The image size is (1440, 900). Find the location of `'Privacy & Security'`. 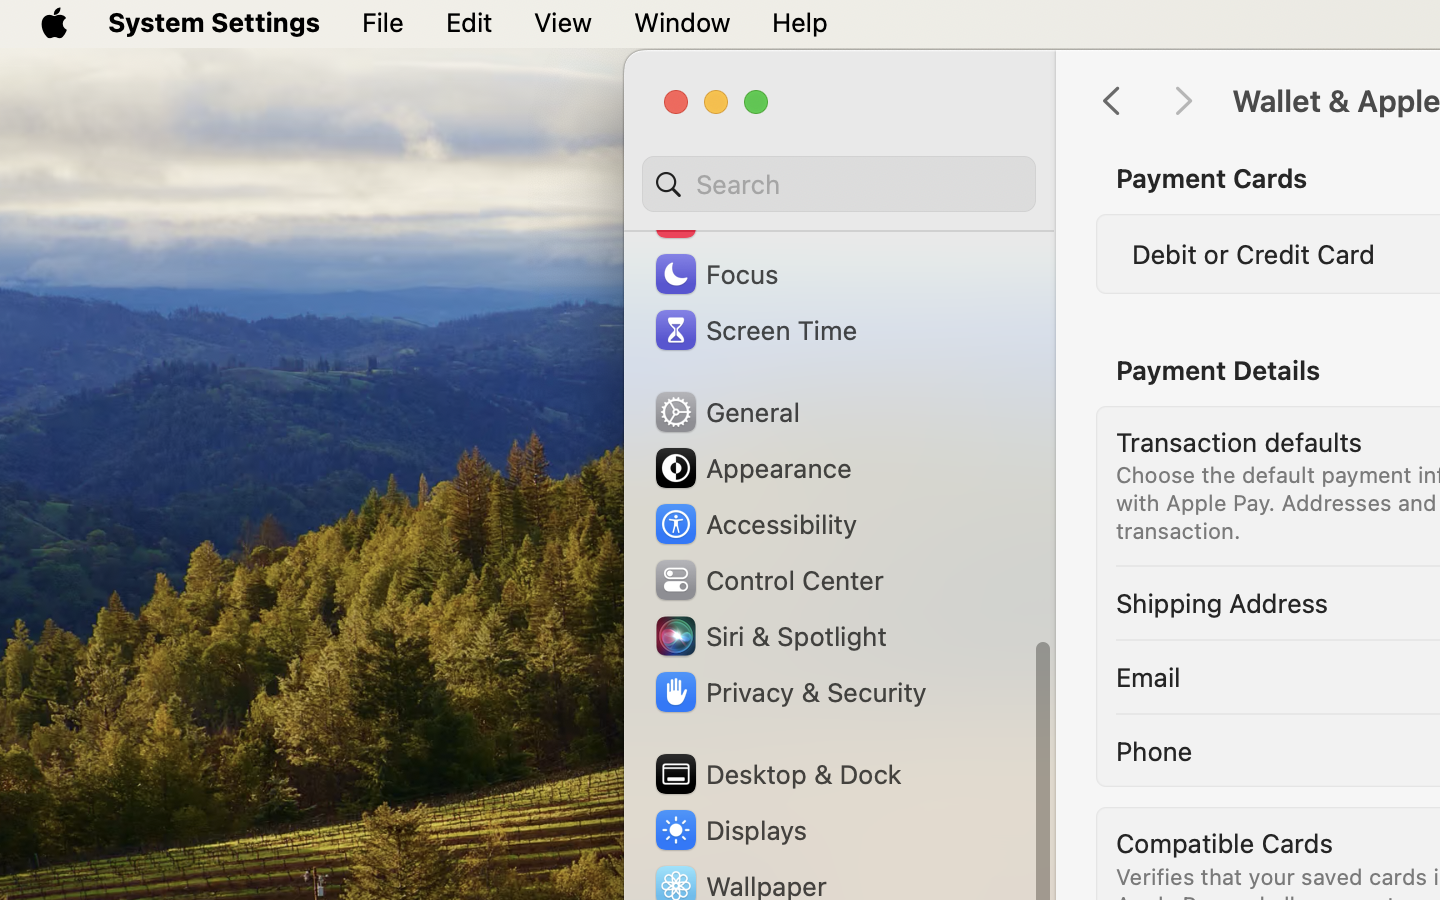

'Privacy & Security' is located at coordinates (788, 691).